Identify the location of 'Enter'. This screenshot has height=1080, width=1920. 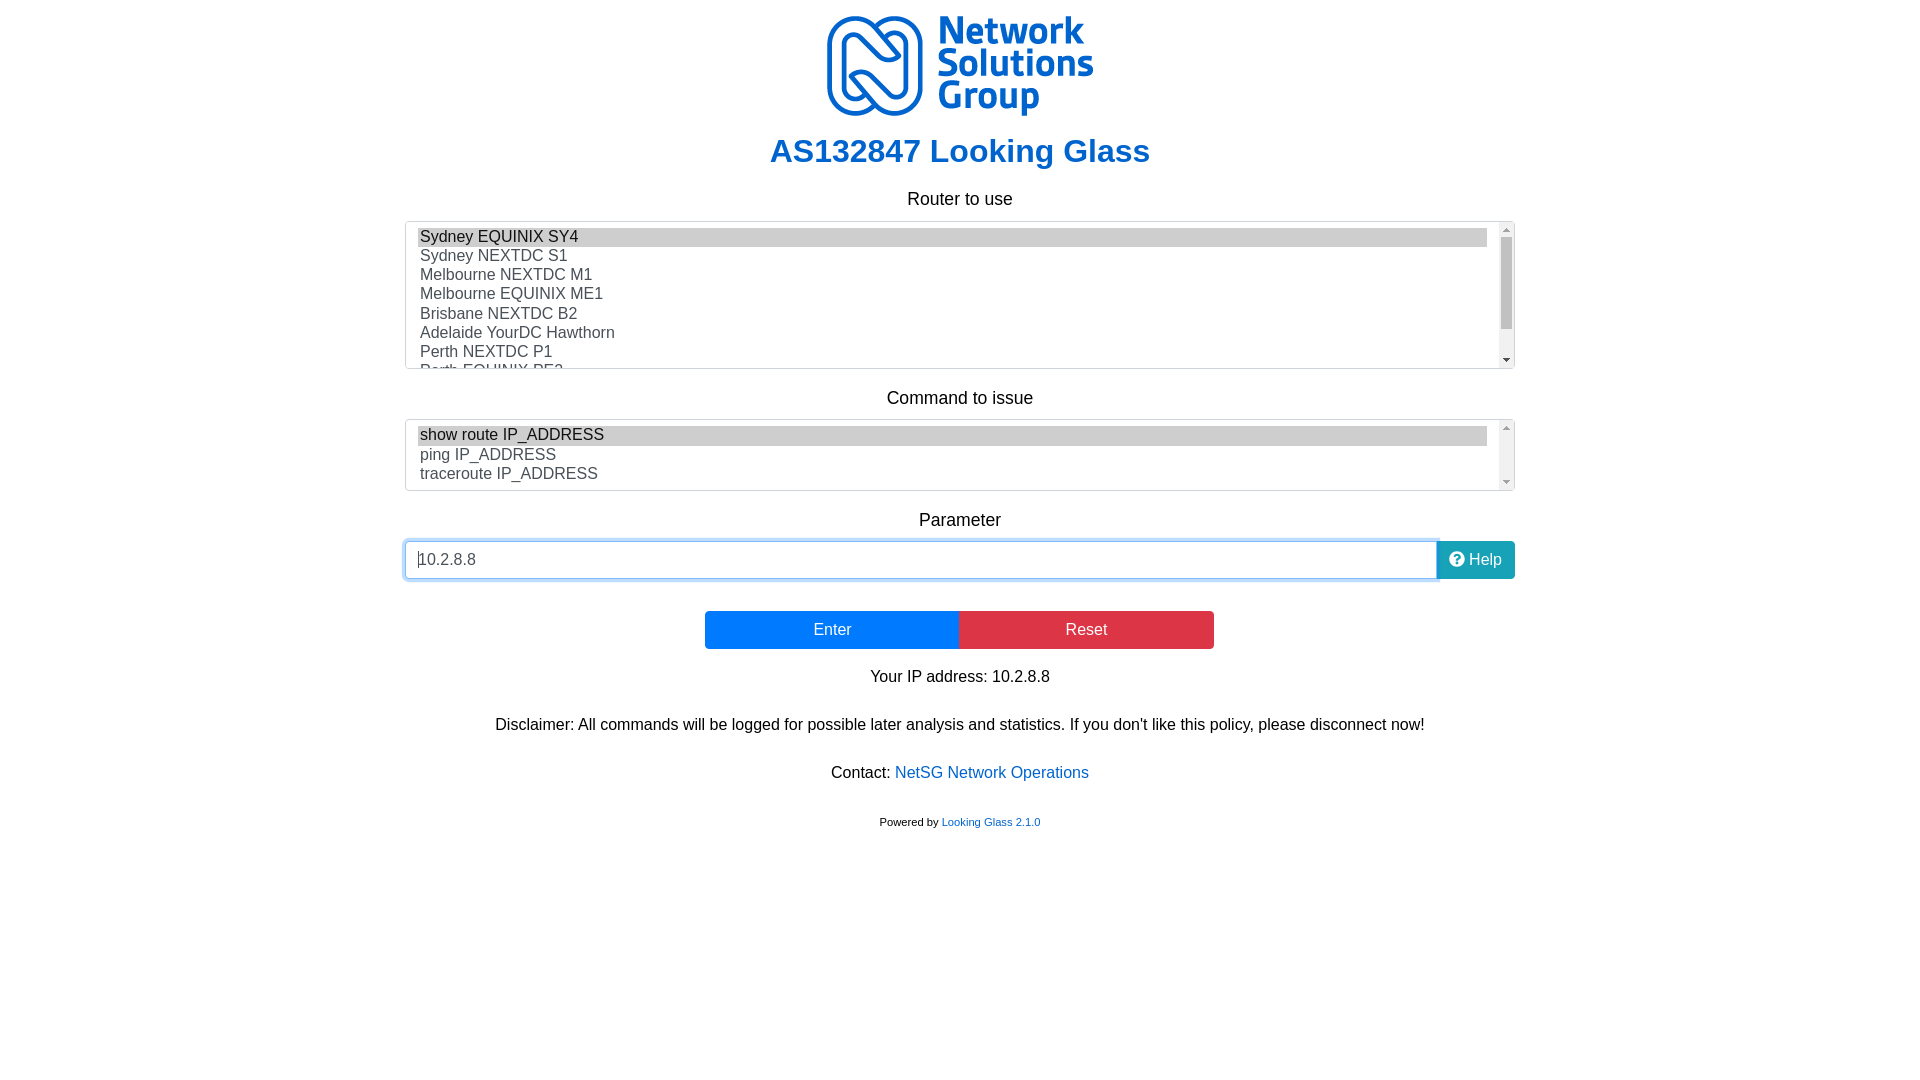
(832, 628).